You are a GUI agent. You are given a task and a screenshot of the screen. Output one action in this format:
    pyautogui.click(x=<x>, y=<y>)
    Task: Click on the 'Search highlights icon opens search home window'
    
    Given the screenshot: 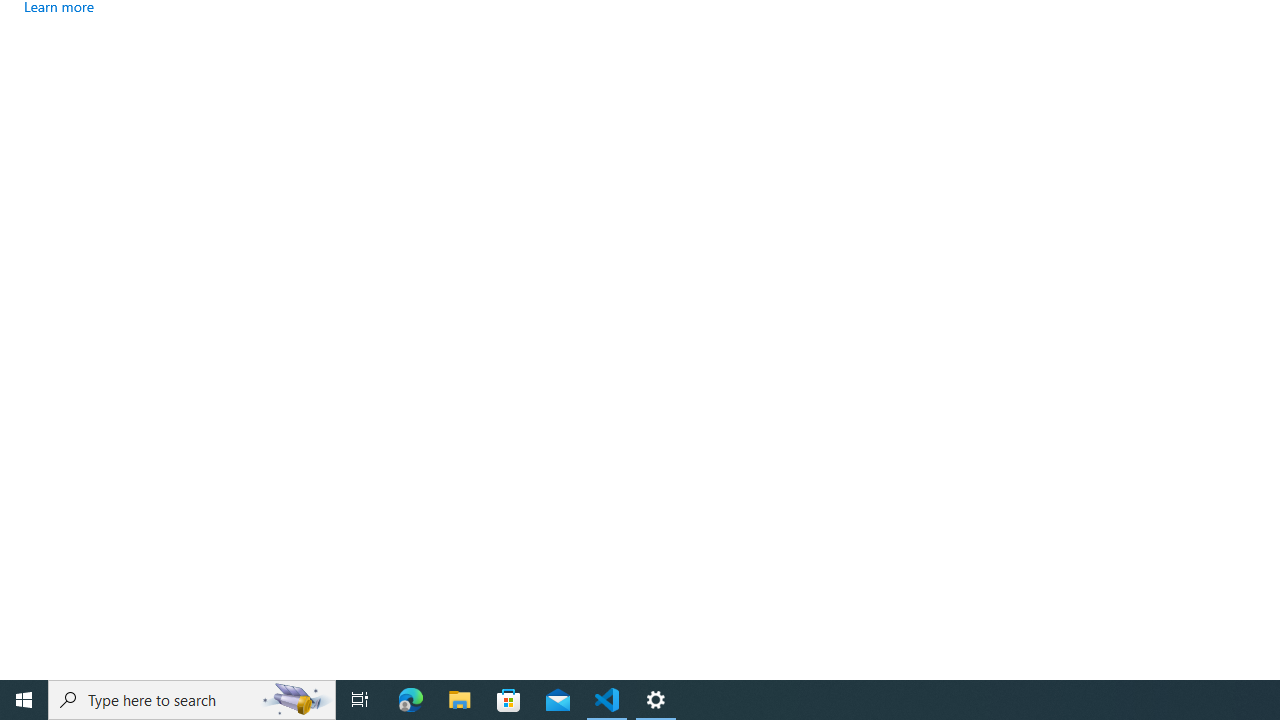 What is the action you would take?
    pyautogui.click(x=294, y=698)
    